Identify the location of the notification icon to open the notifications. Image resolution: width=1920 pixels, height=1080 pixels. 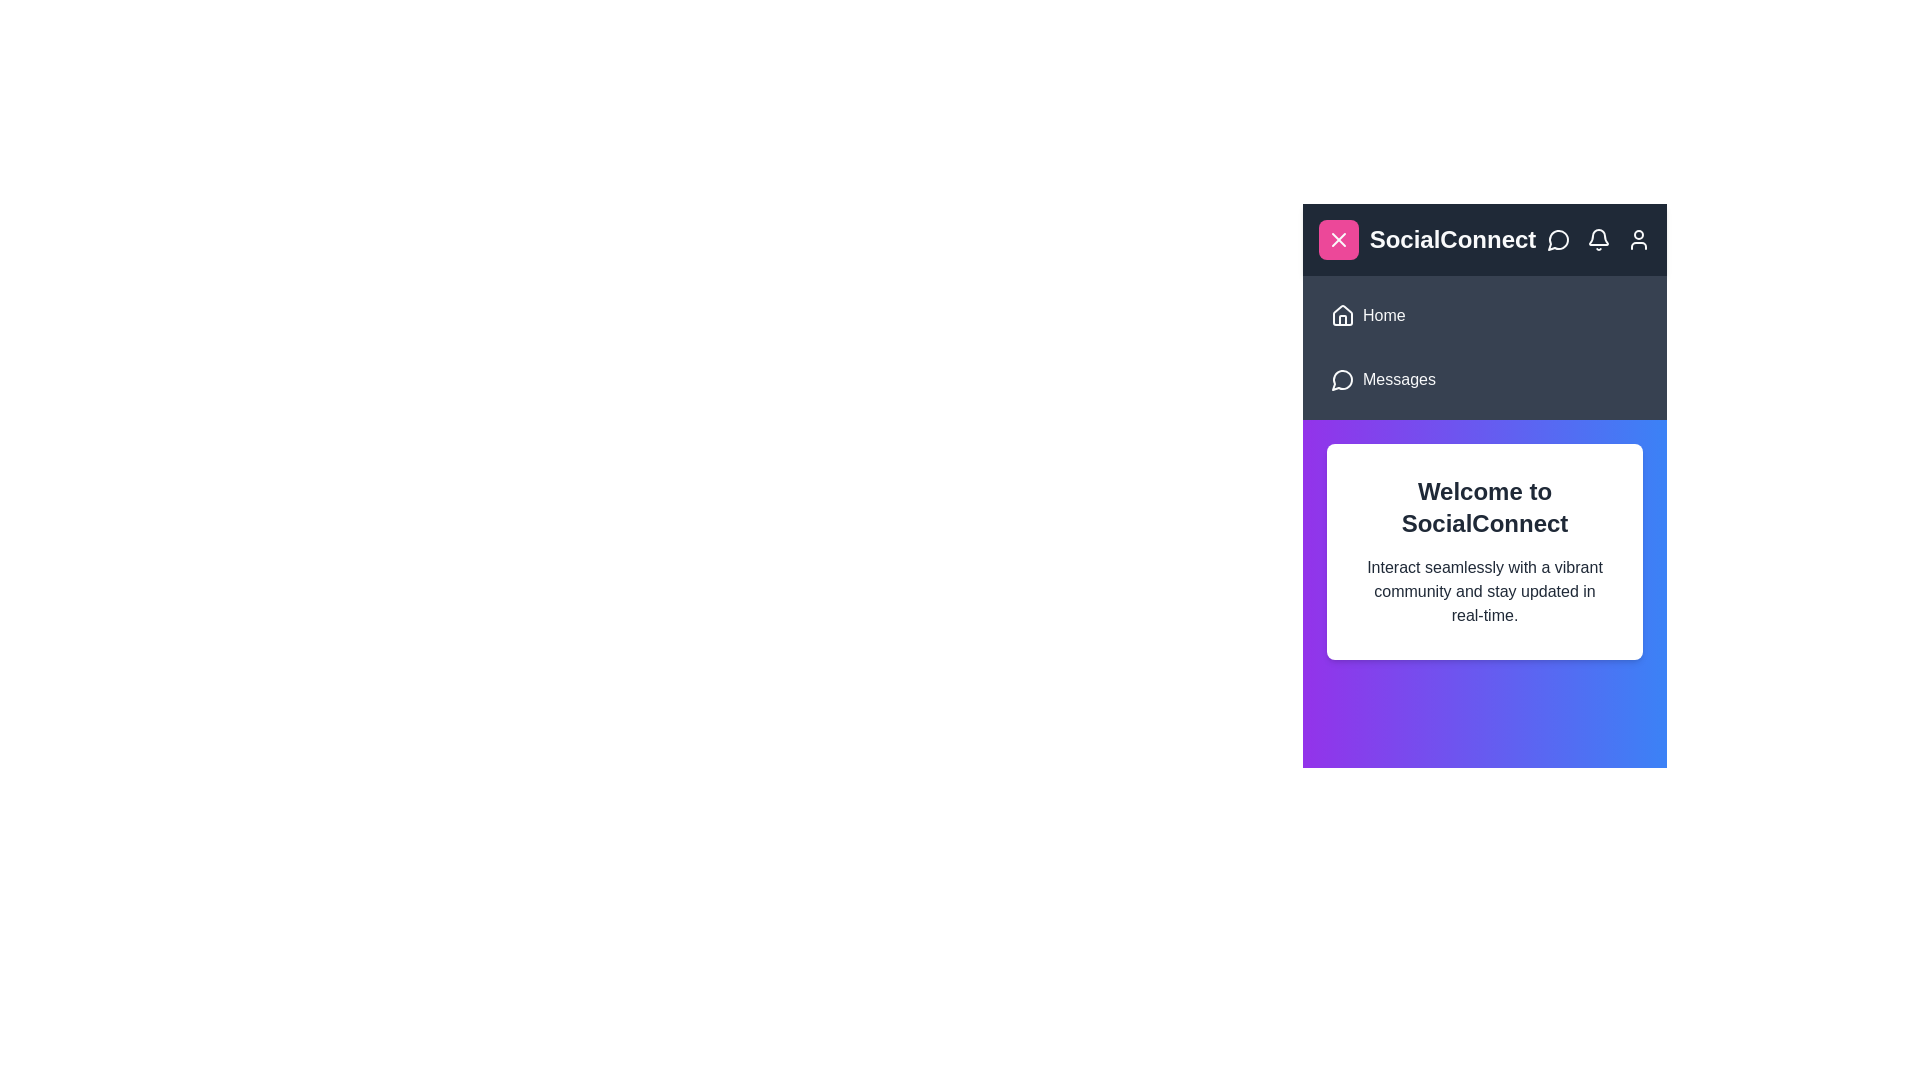
(1597, 238).